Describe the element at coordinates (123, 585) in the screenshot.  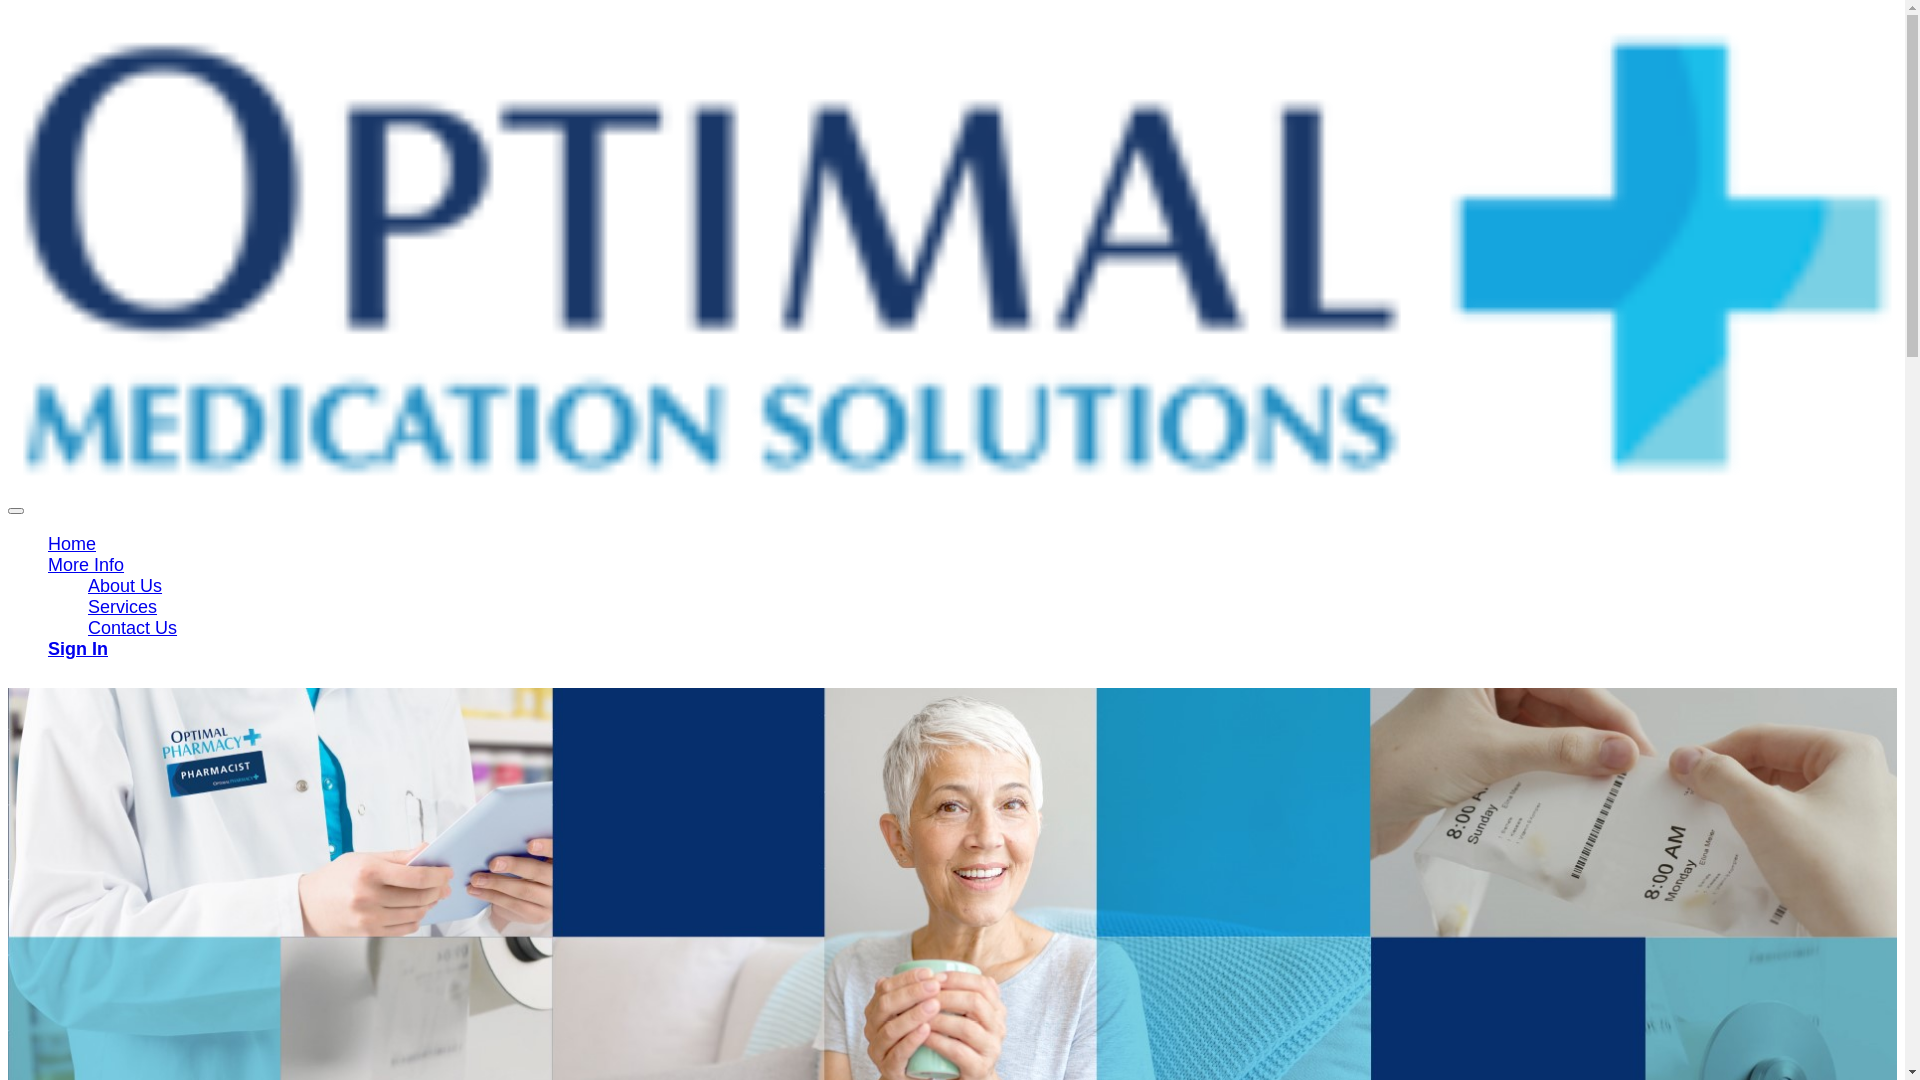
I see `'About Us'` at that location.